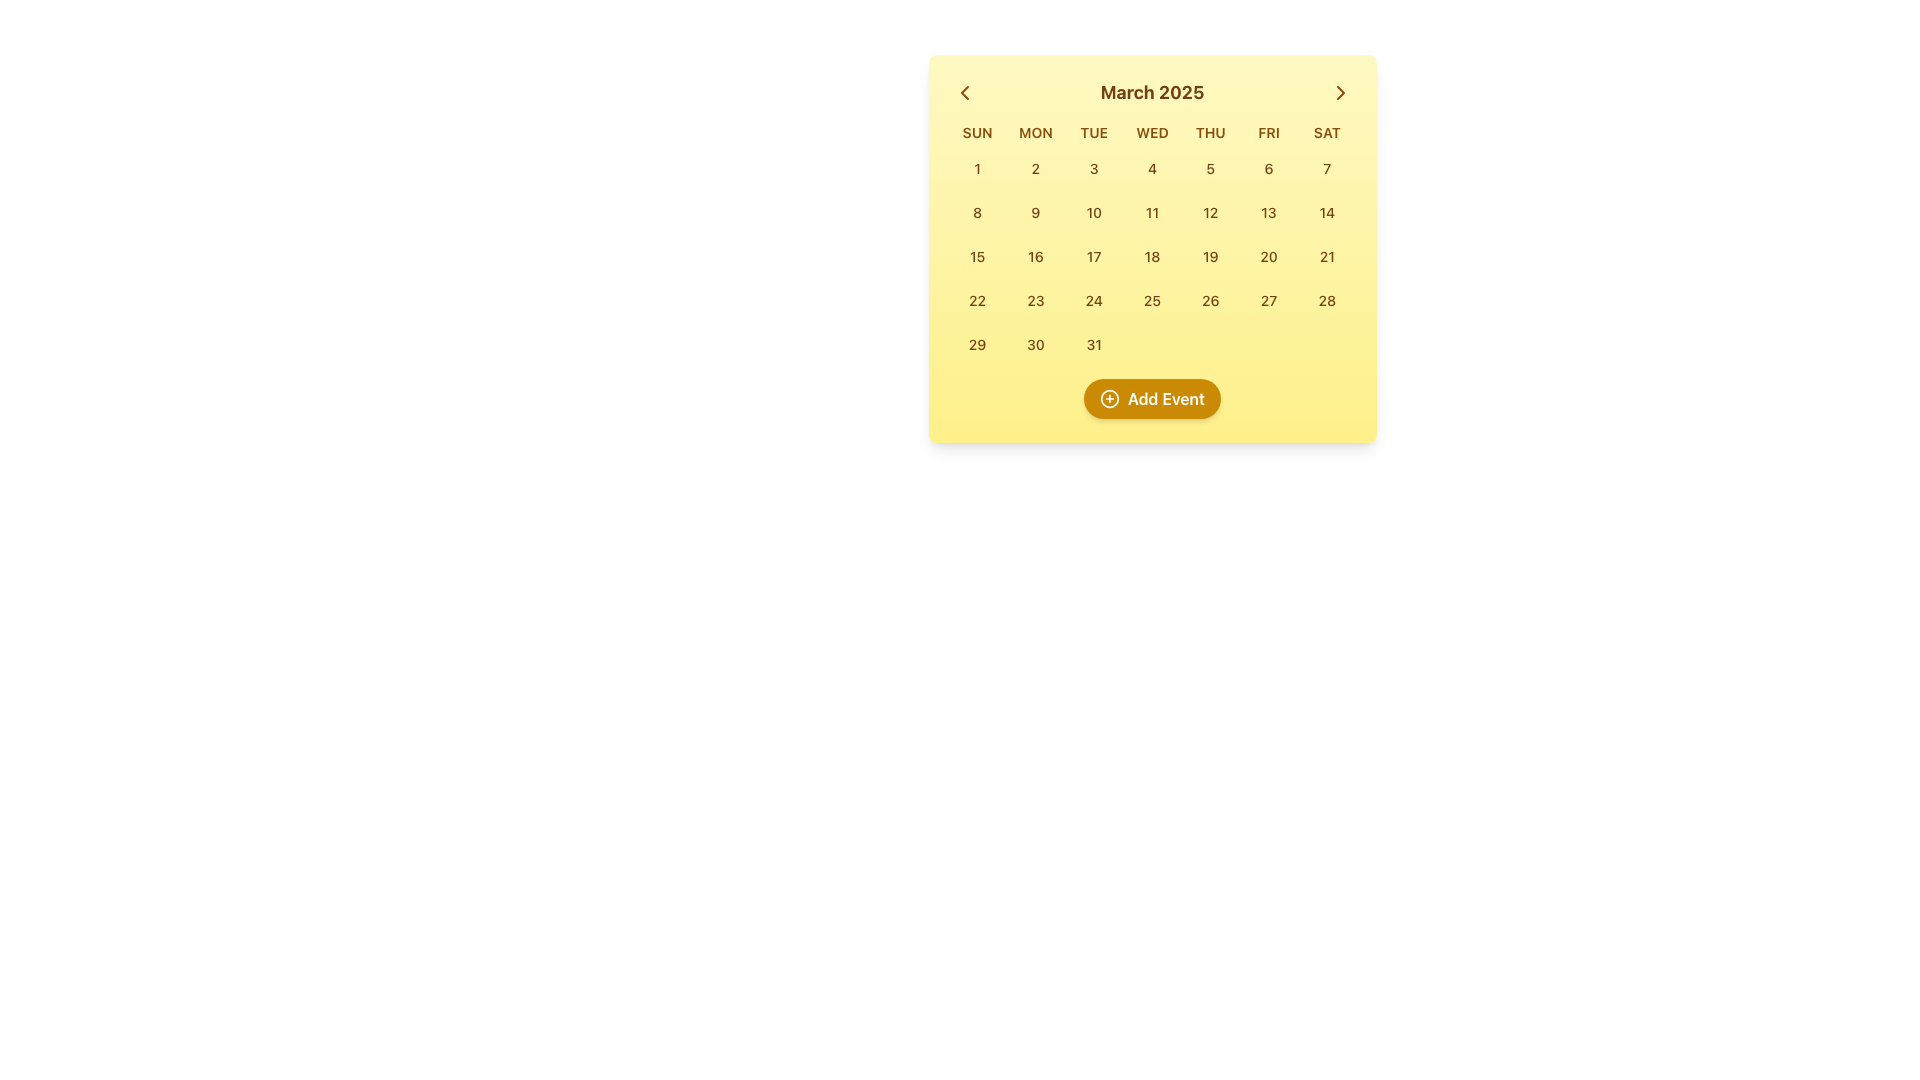 The image size is (1920, 1080). Describe the element at coordinates (1209, 255) in the screenshot. I see `the text label representing the date 19th March 2025 in the calendar interface` at that location.